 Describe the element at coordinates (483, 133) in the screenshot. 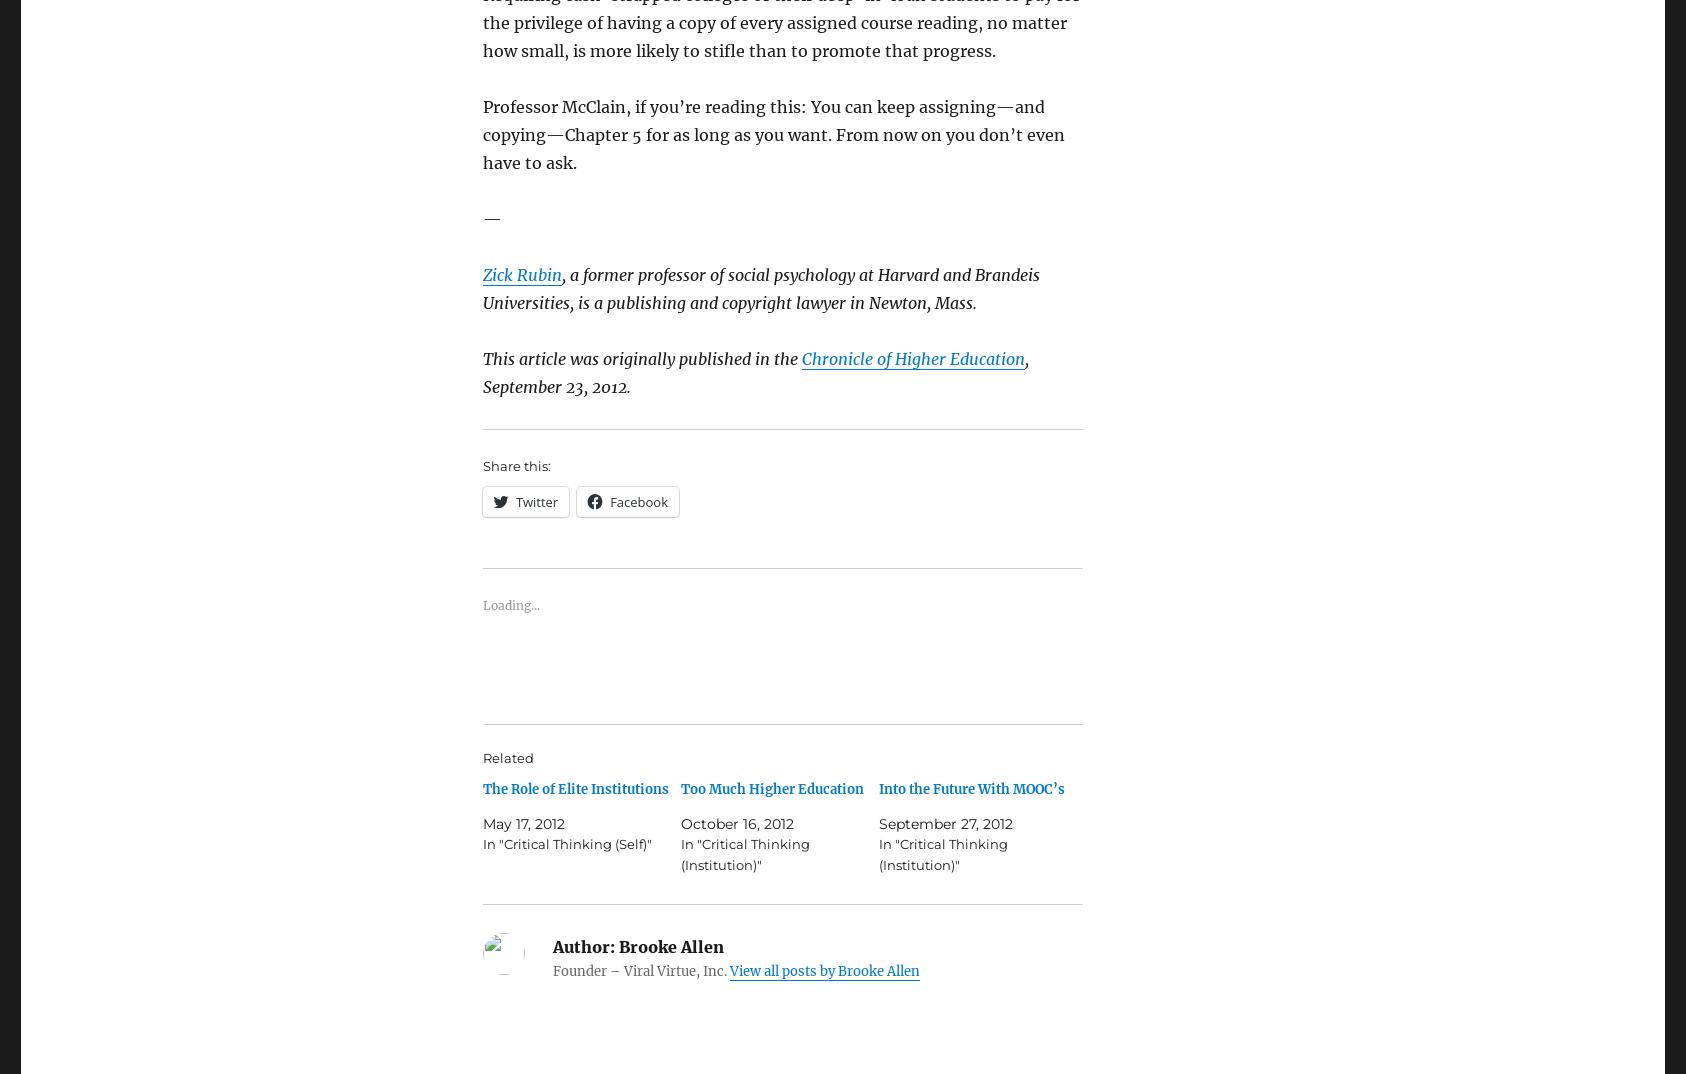

I see `'Professor McClain, if you’re reading this: You can keep assigning—and copying—Chapter 5 for as long as you want. From now on you don’t even have to ask.'` at that location.